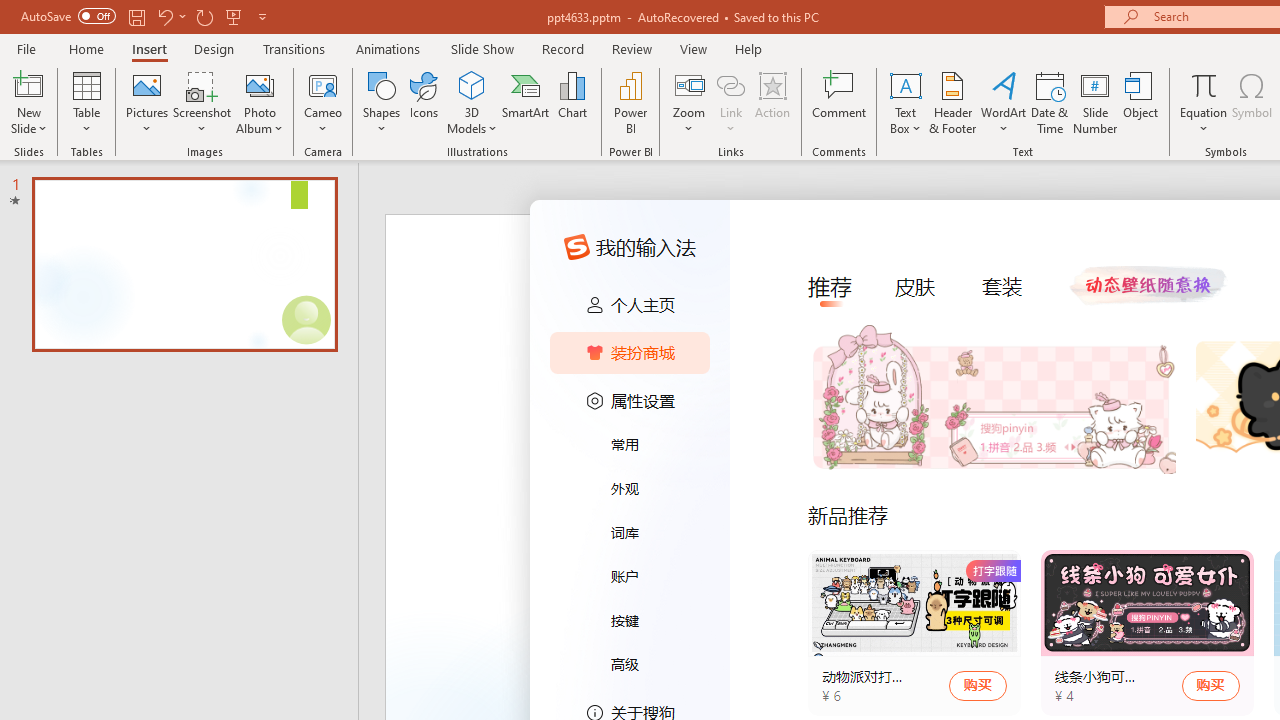 Image resolution: width=1280 pixels, height=720 pixels. I want to click on 'Header & Footer...', so click(951, 103).